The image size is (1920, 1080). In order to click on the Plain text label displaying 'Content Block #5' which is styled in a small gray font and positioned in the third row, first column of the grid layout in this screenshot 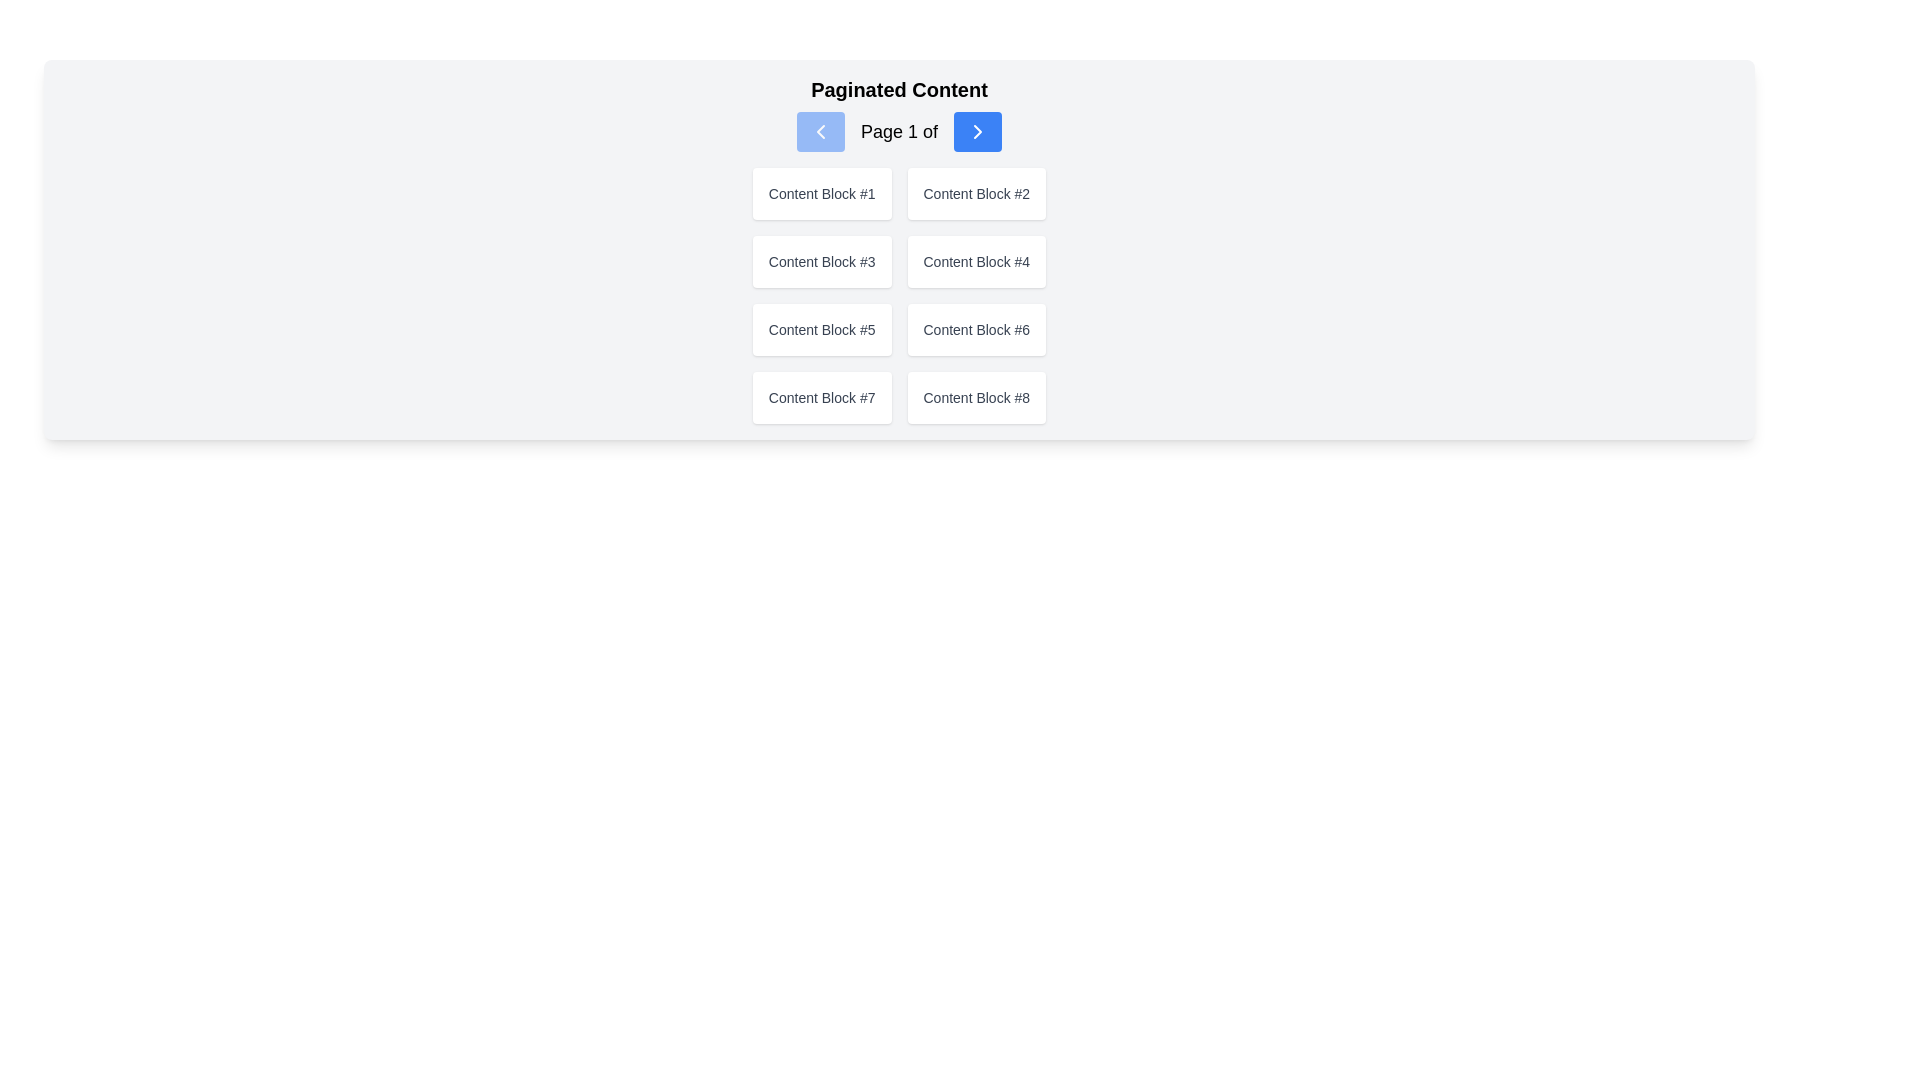, I will do `click(822, 329)`.